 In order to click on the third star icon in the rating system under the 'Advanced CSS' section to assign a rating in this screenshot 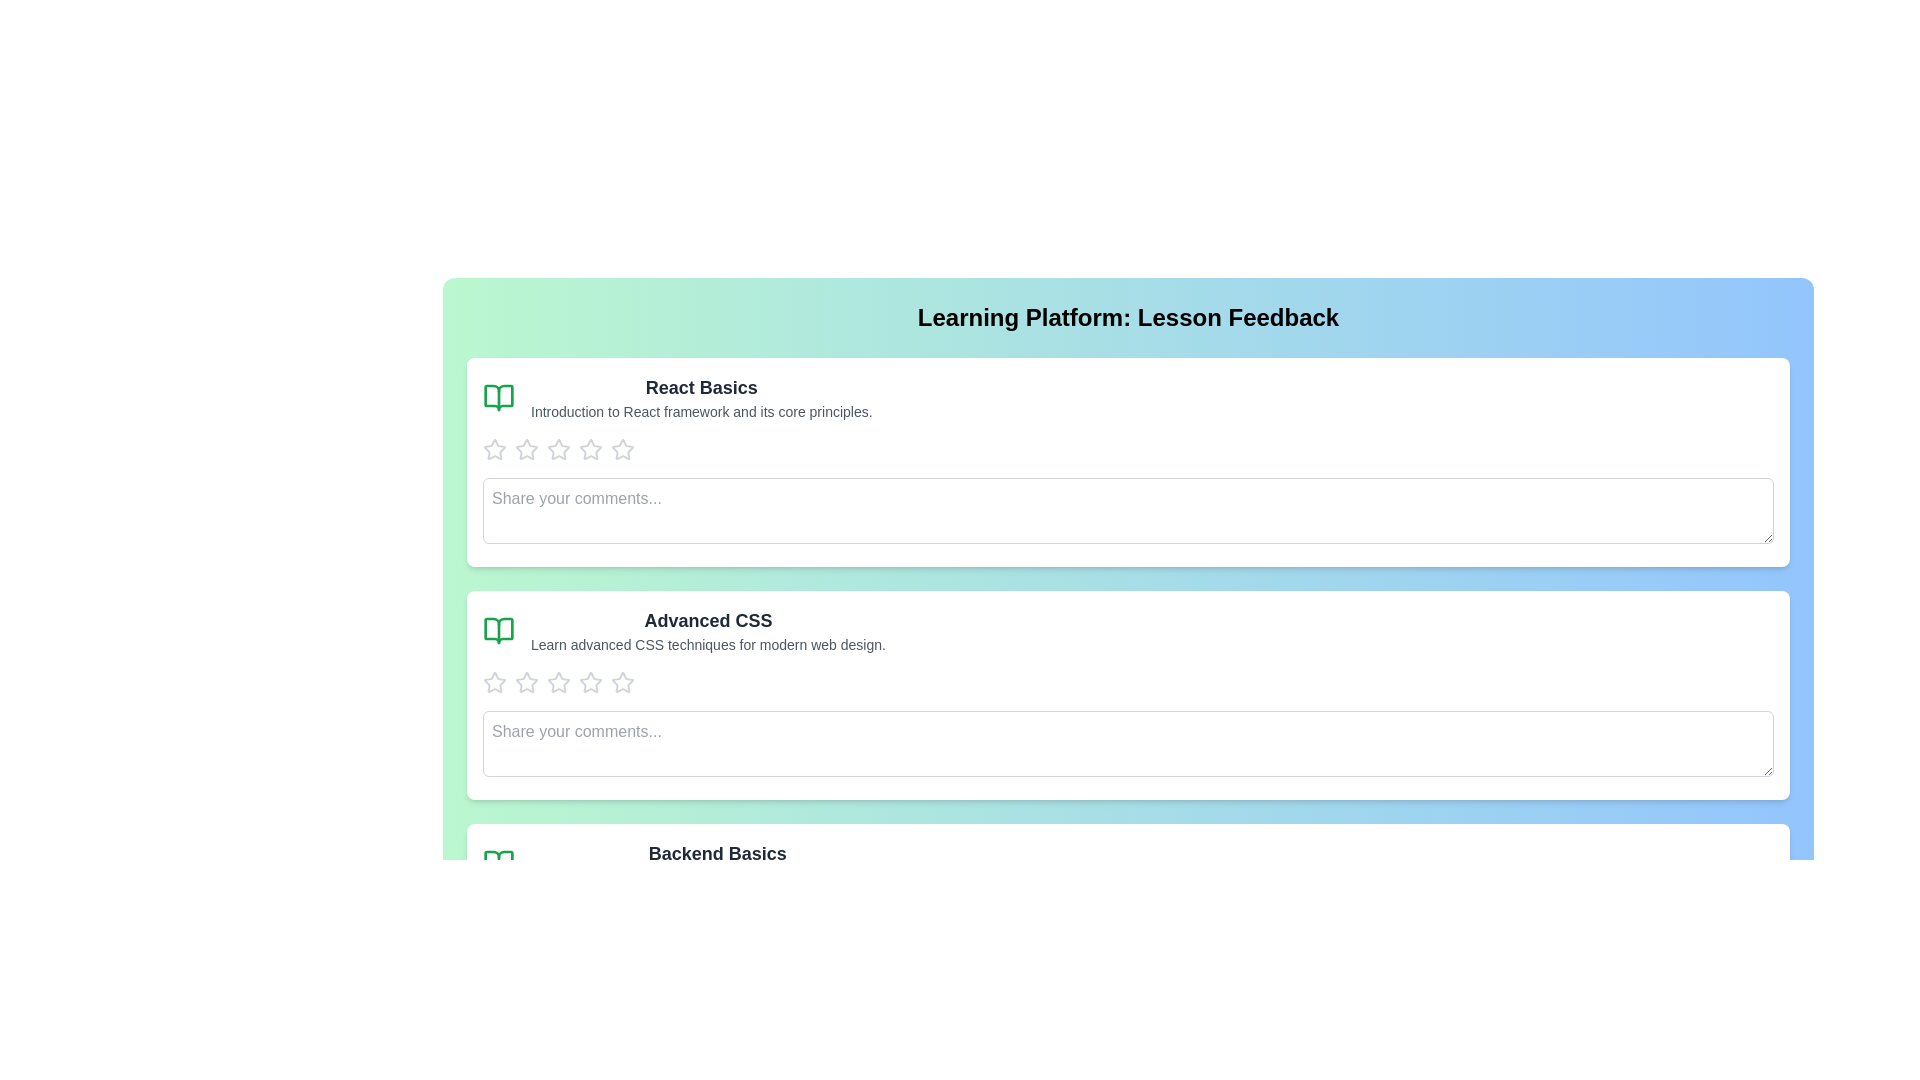, I will do `click(494, 681)`.